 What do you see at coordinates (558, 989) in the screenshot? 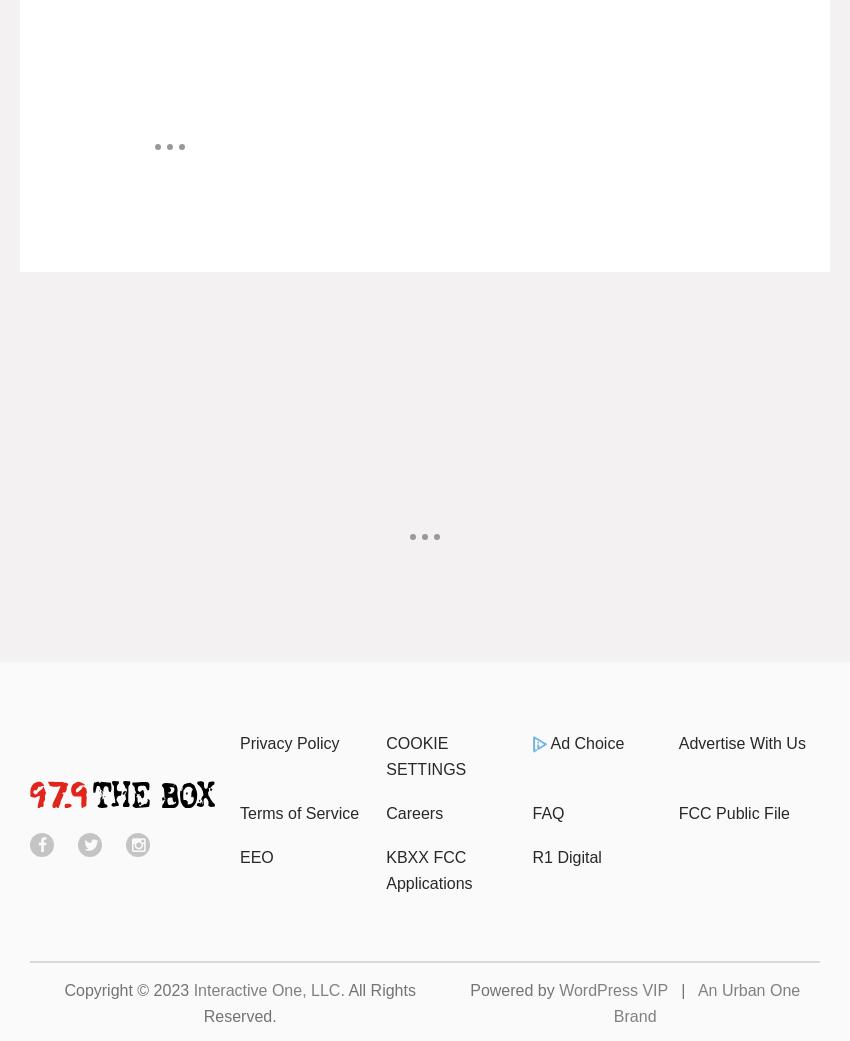
I see `'WordPress VIP'` at bounding box center [558, 989].